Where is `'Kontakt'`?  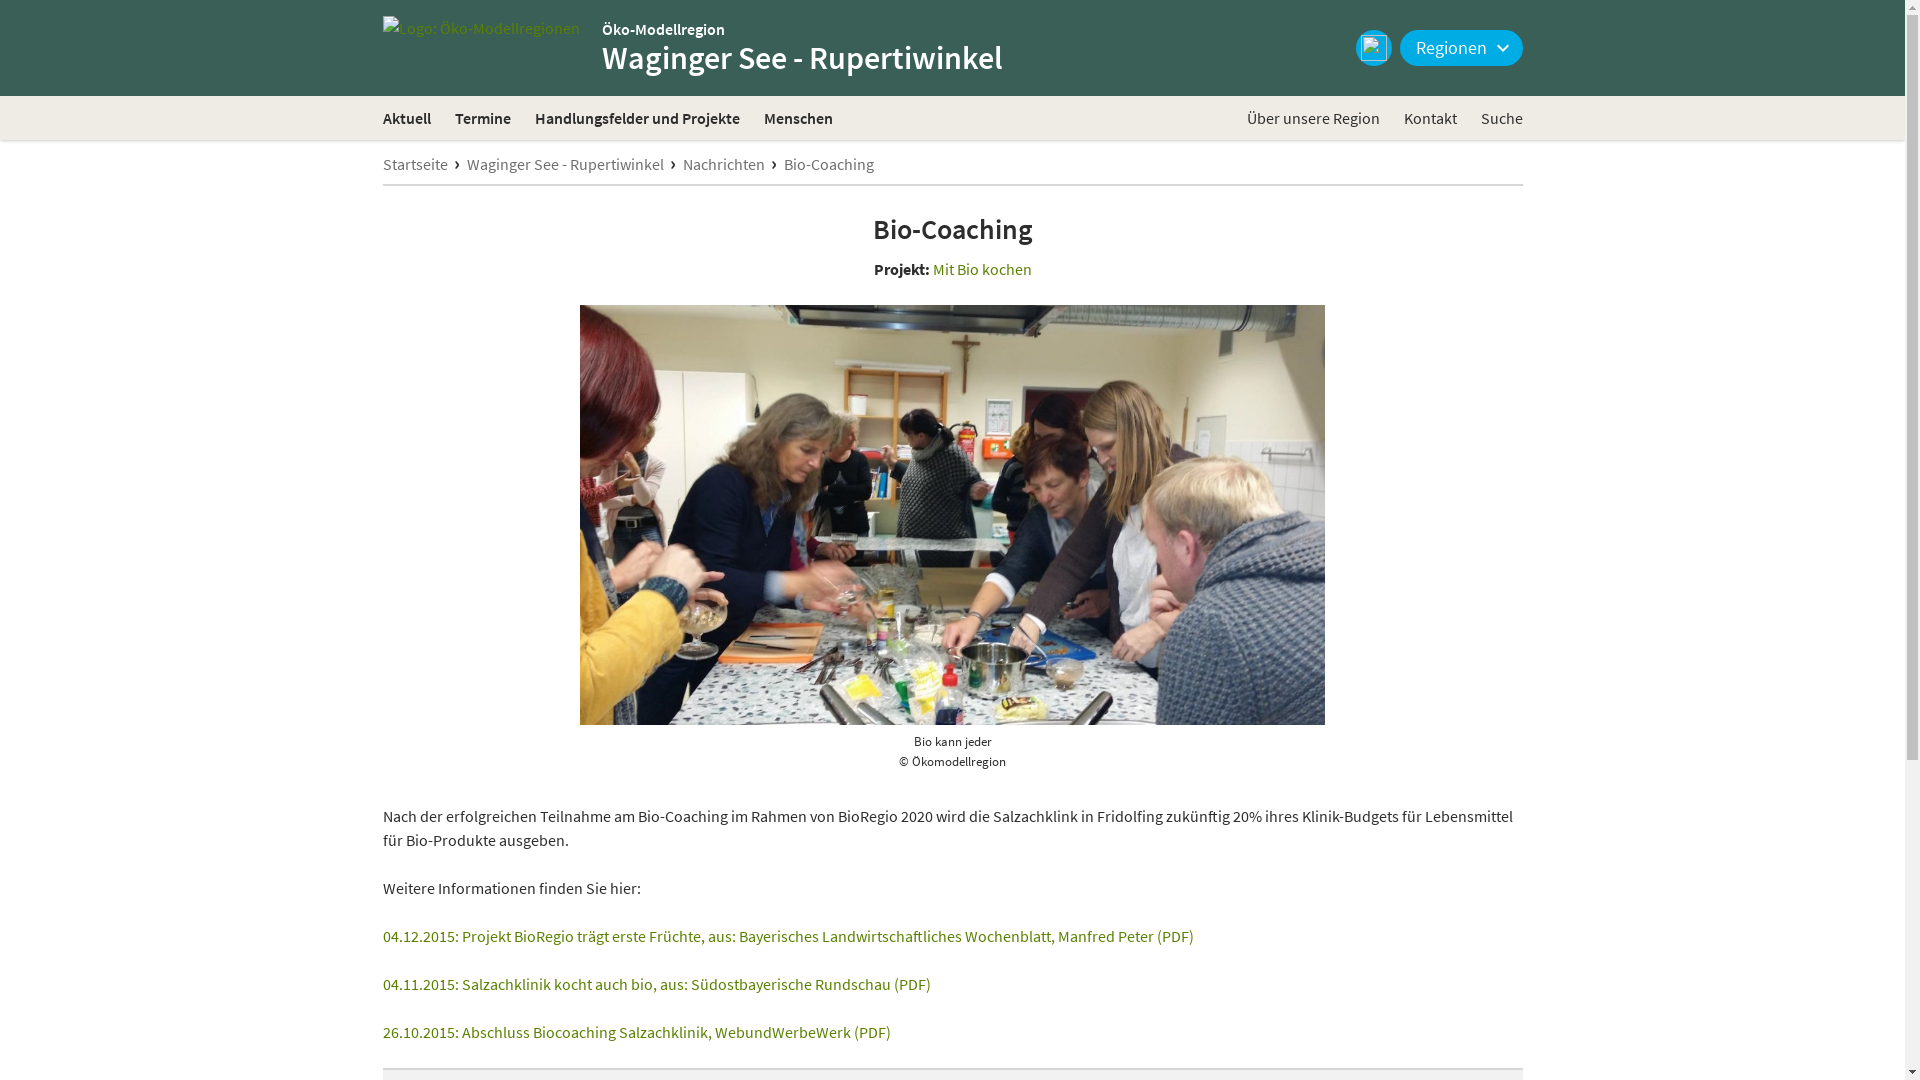 'Kontakt' is located at coordinates (1429, 118).